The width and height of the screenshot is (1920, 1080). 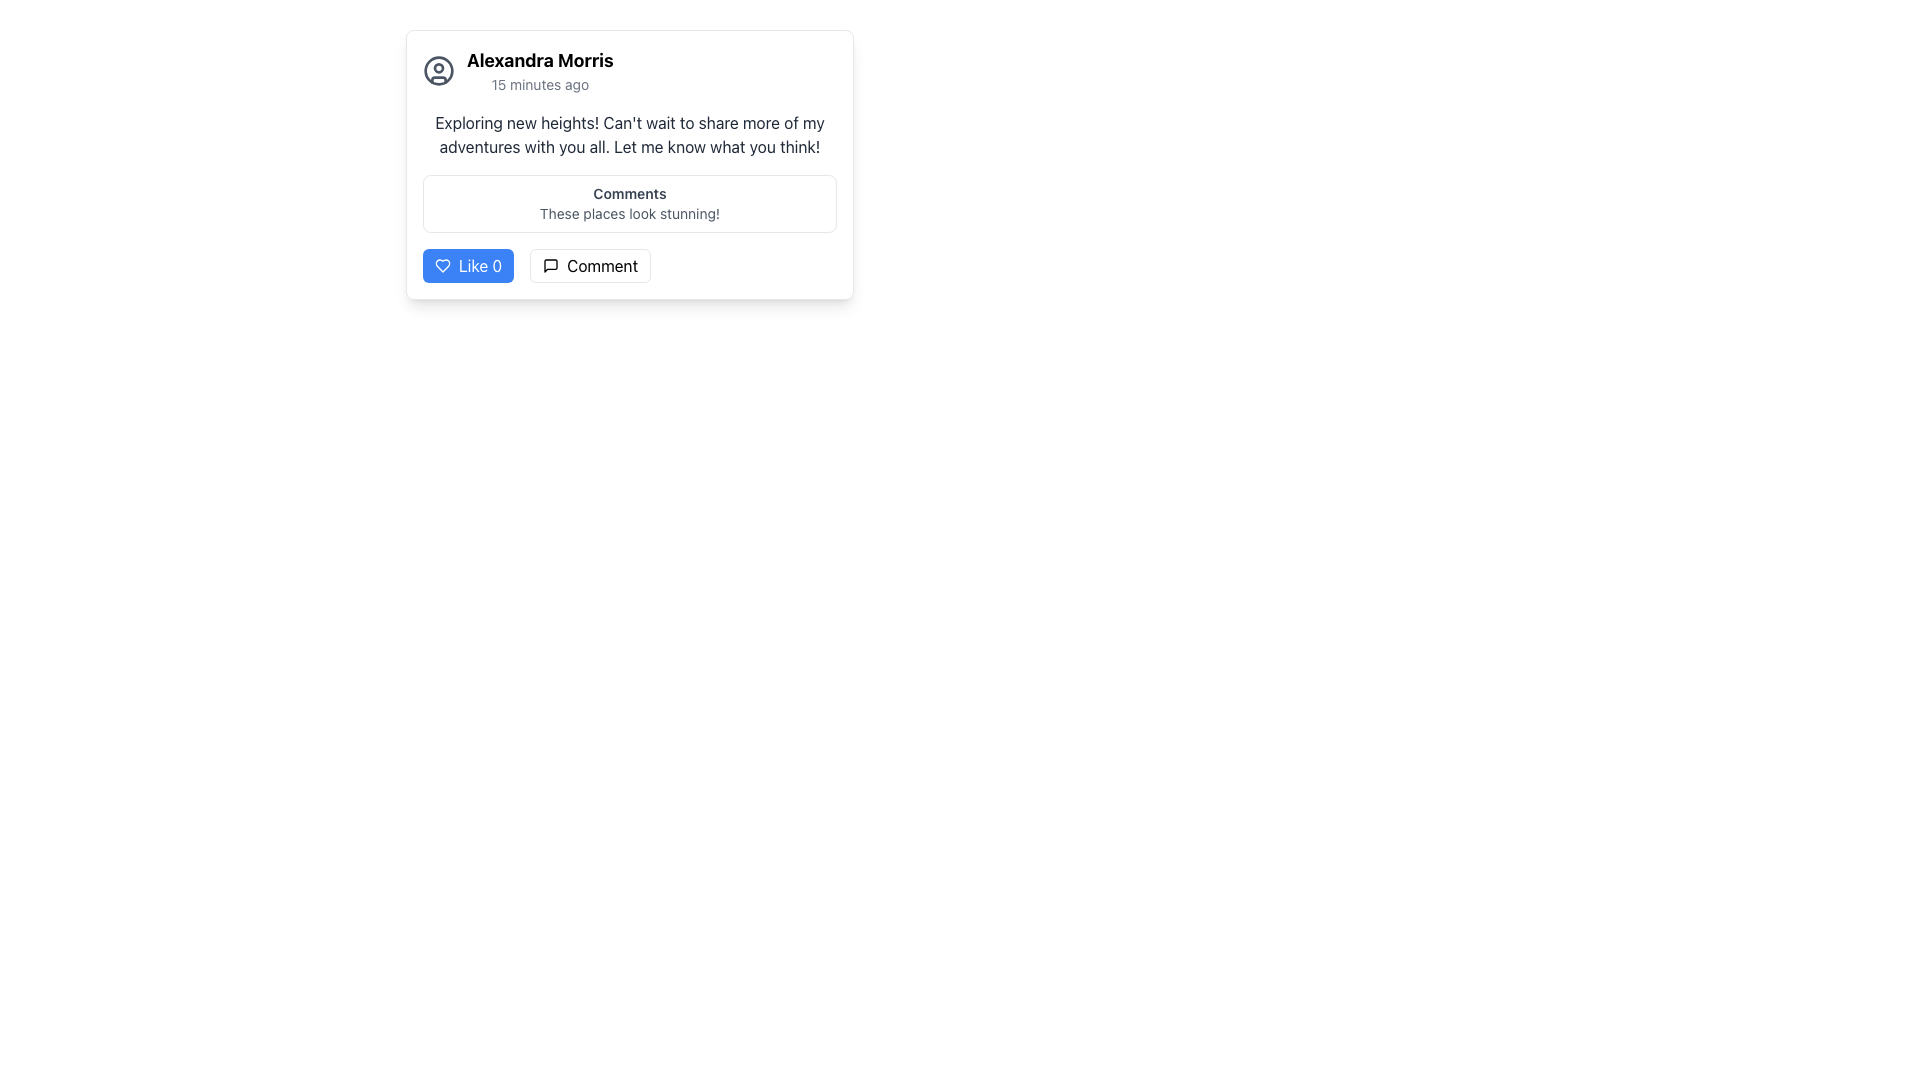 I want to click on the 'Like 0' button located on the right side of the blue button beneath the user post interface to interact with it, so click(x=480, y=265).